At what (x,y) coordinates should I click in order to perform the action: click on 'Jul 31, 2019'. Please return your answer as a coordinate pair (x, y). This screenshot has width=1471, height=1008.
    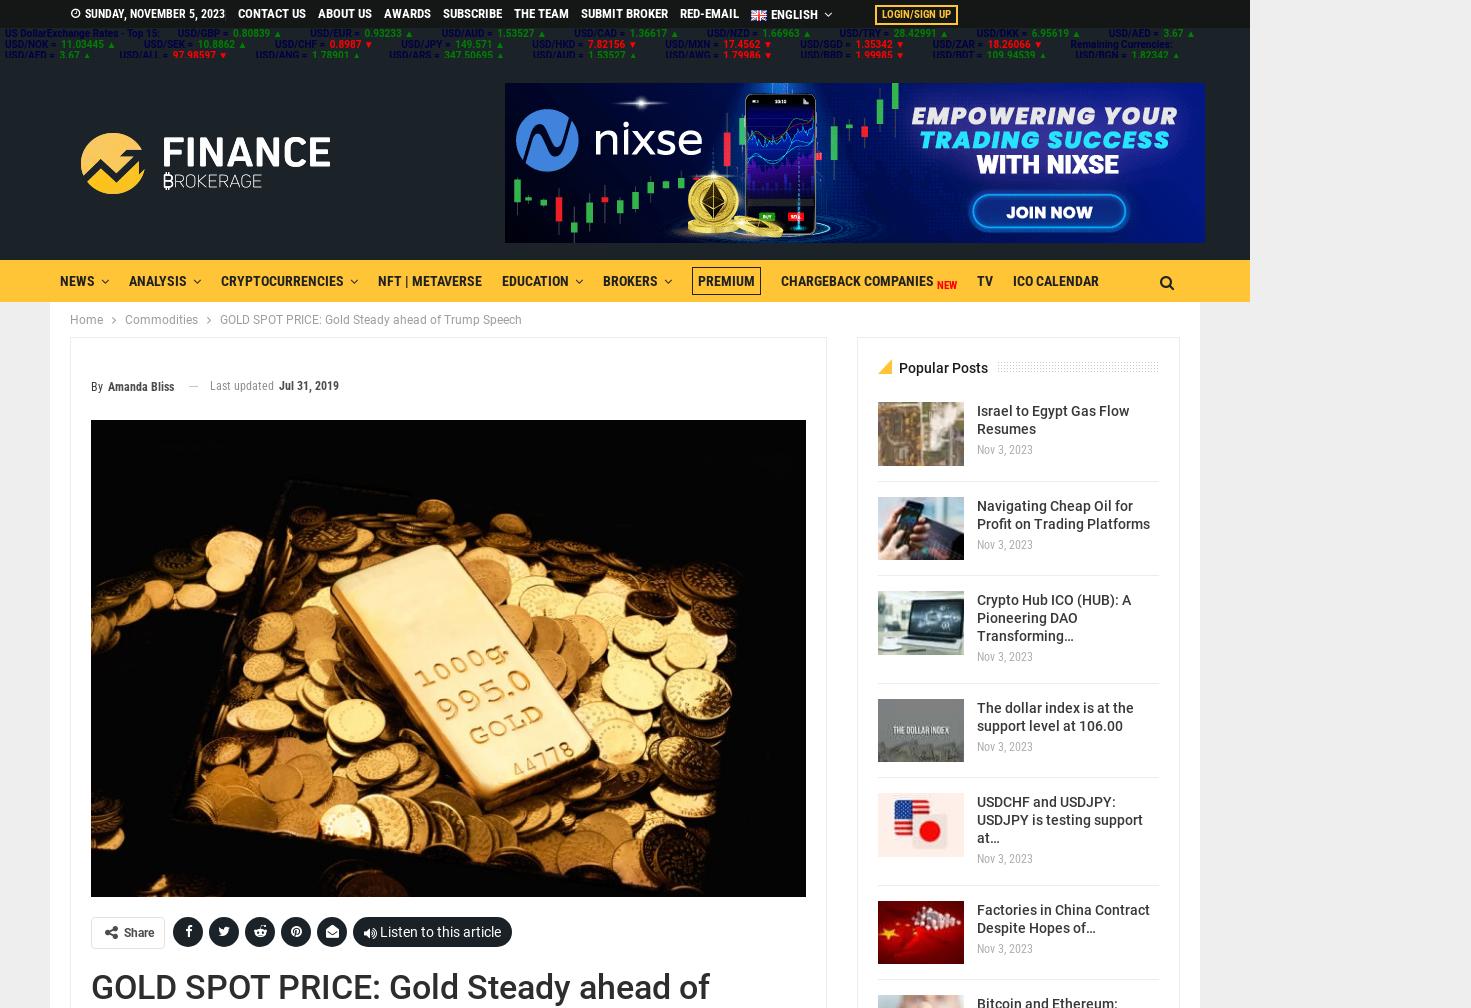
    Looking at the image, I should click on (308, 385).